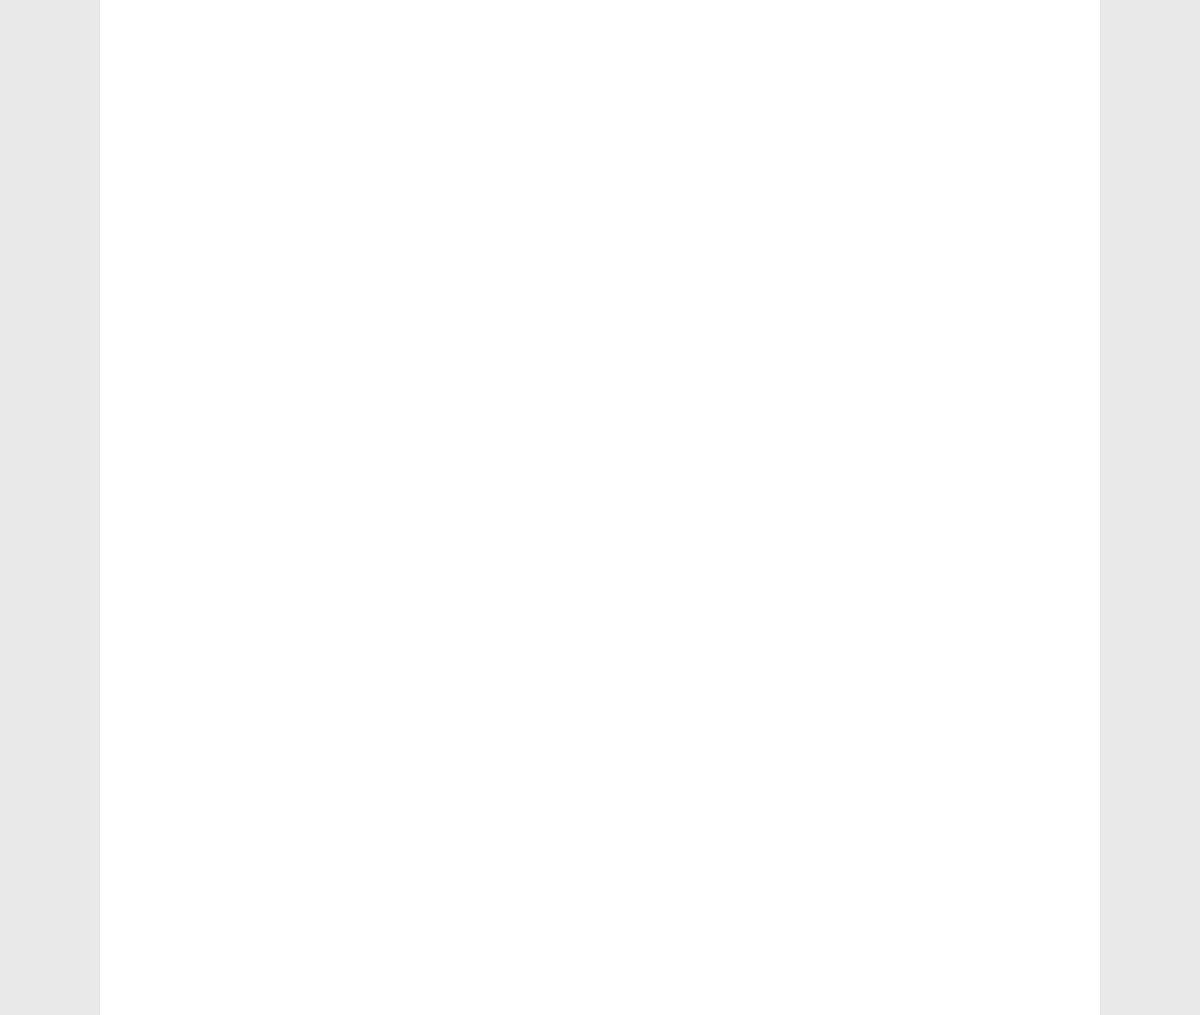  Describe the element at coordinates (187, 645) in the screenshot. I see `'Fundraiser'` at that location.